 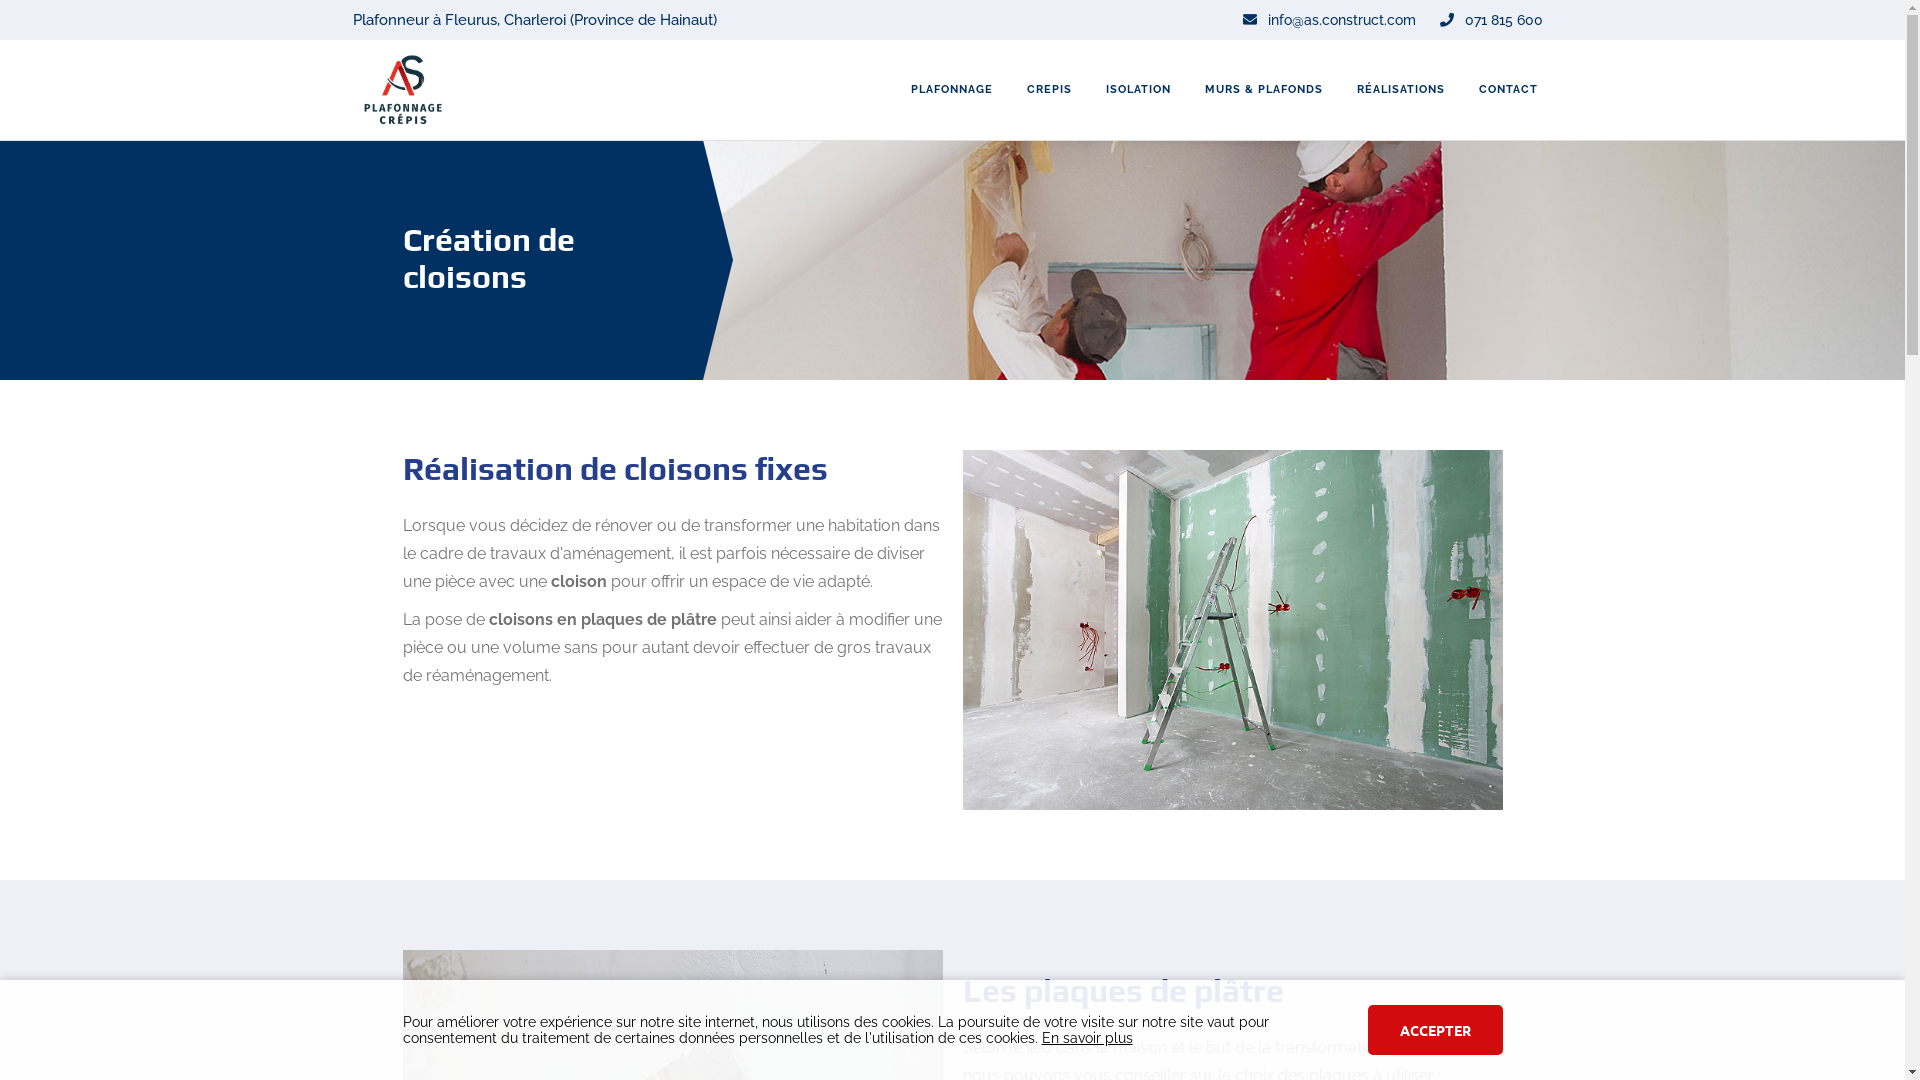 I want to click on 'CONTACT', so click(x=1508, y=88).